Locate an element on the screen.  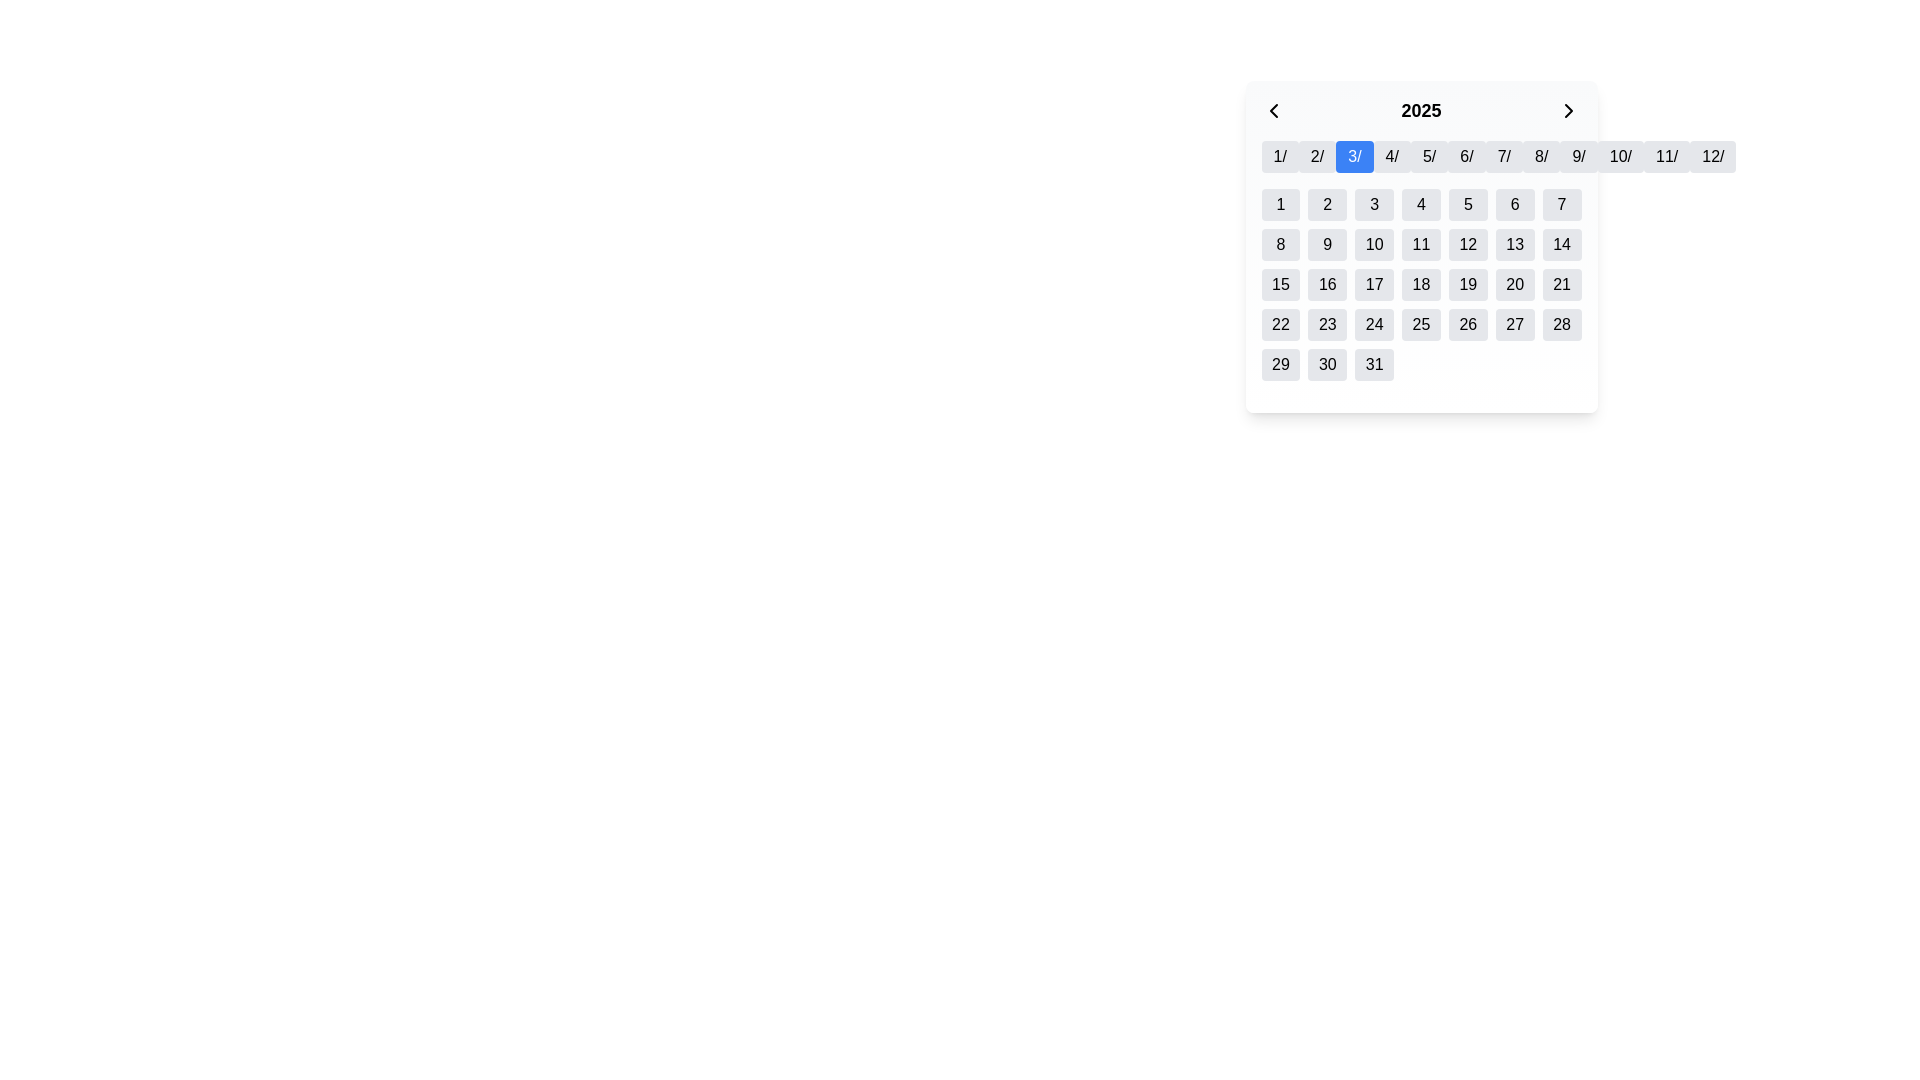
the ninth button in the month selector row that displays the text '9/' is located at coordinates (1578, 156).